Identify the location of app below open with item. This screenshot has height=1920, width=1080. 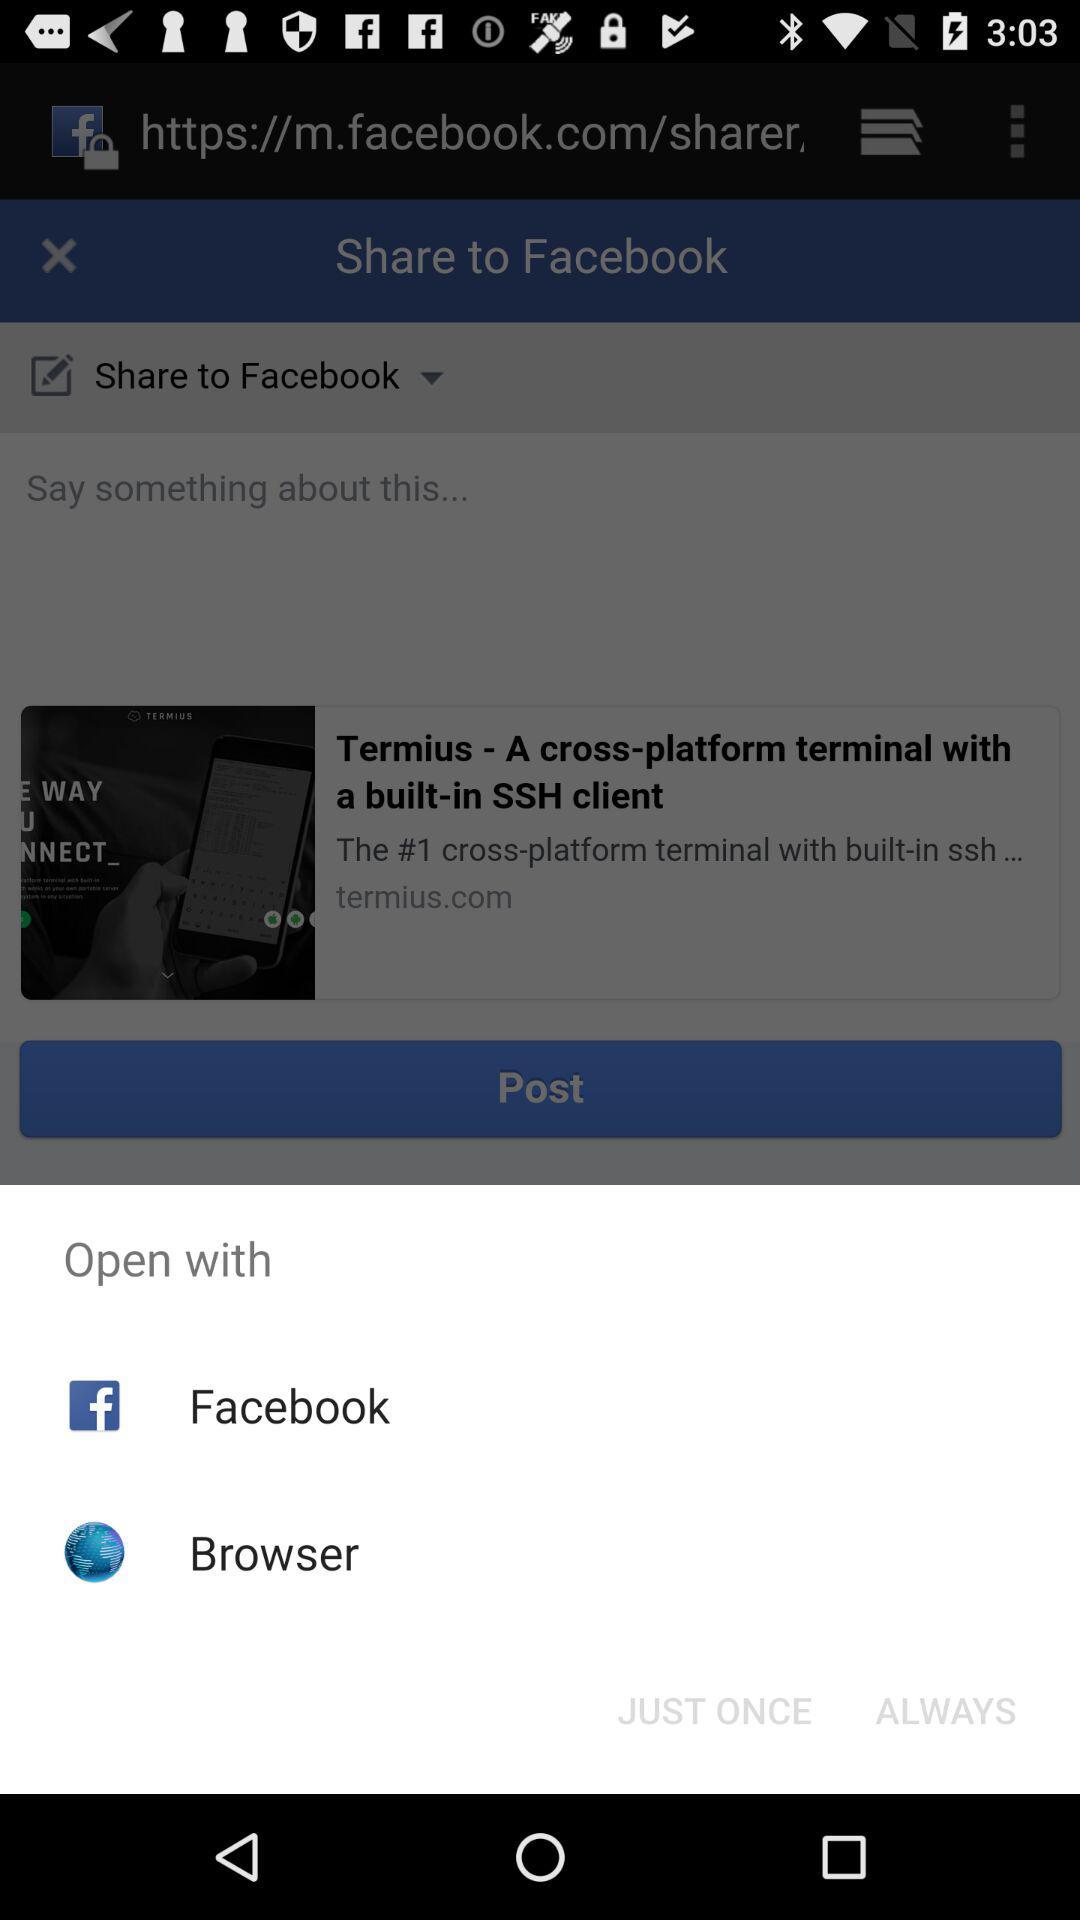
(945, 1708).